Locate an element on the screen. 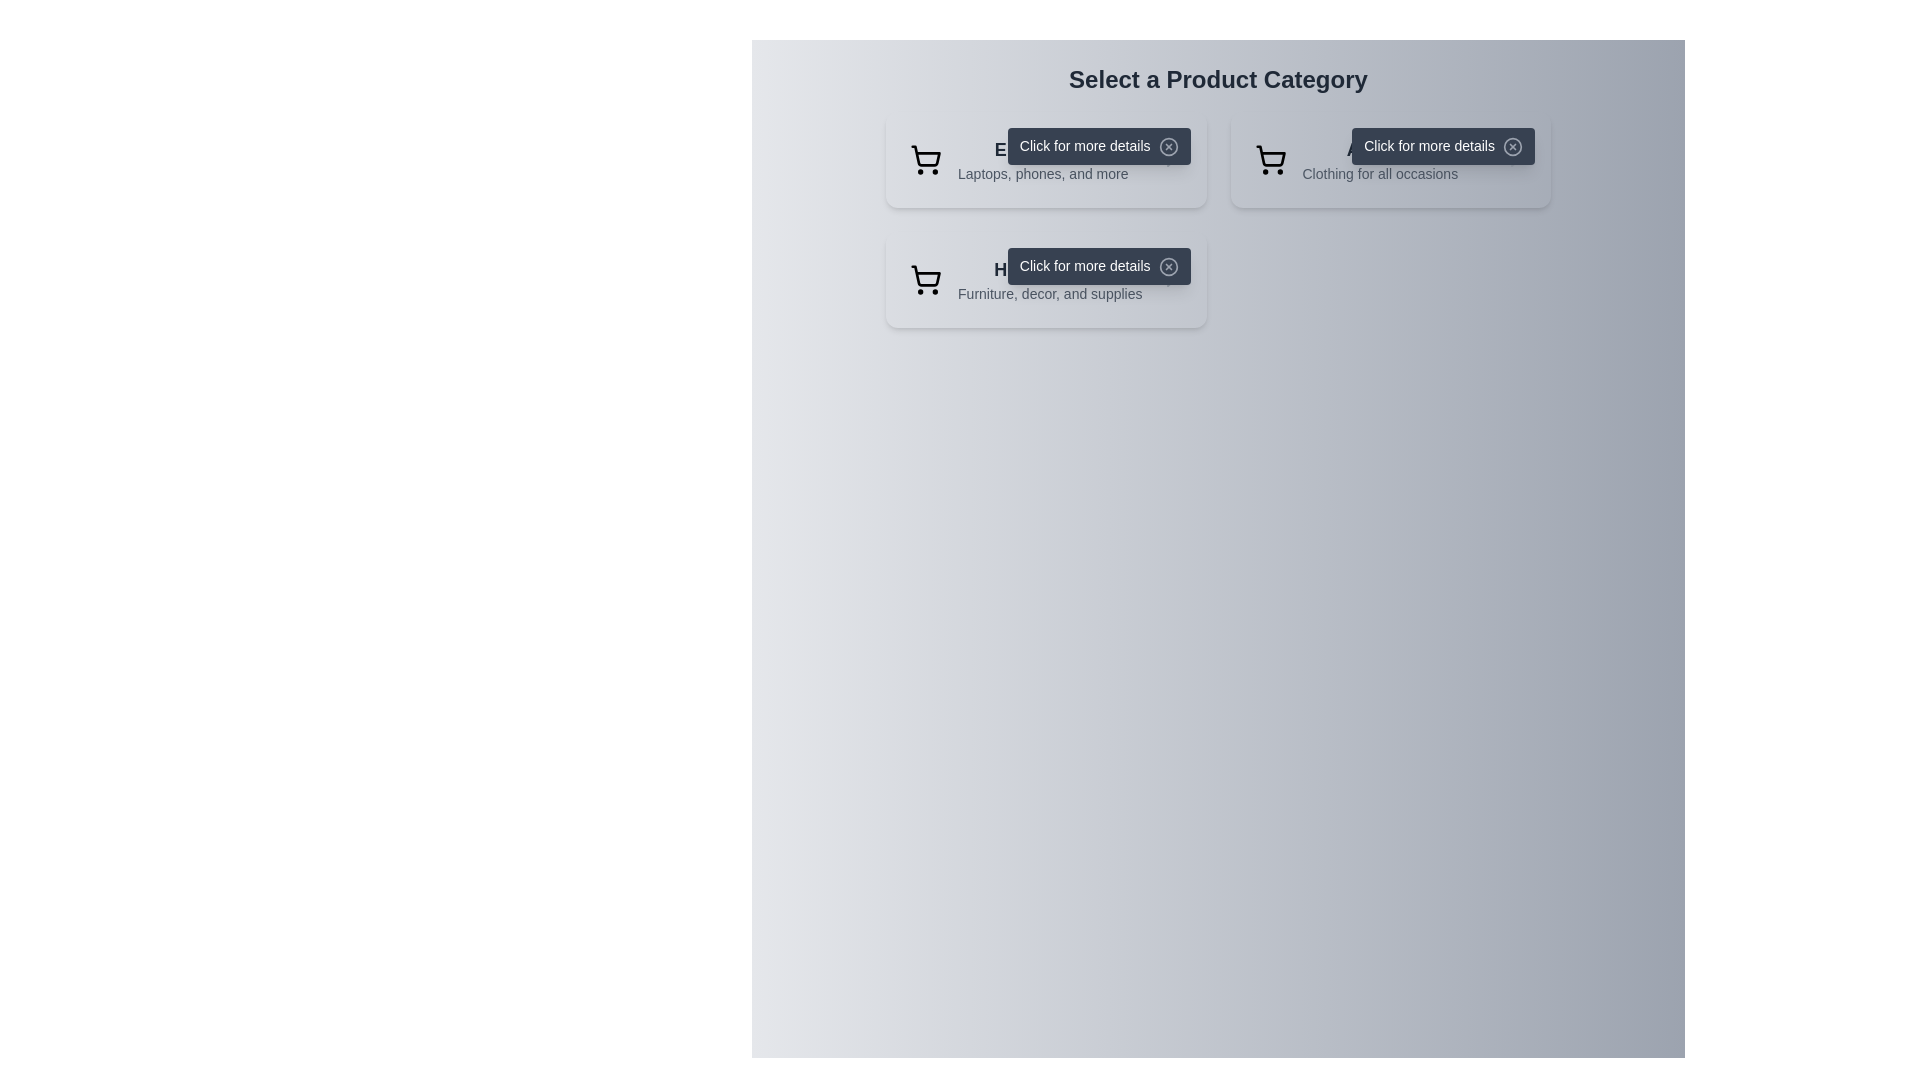 The image size is (1920, 1080). the text label describing the category of products (Electronics) is located at coordinates (1042, 158).